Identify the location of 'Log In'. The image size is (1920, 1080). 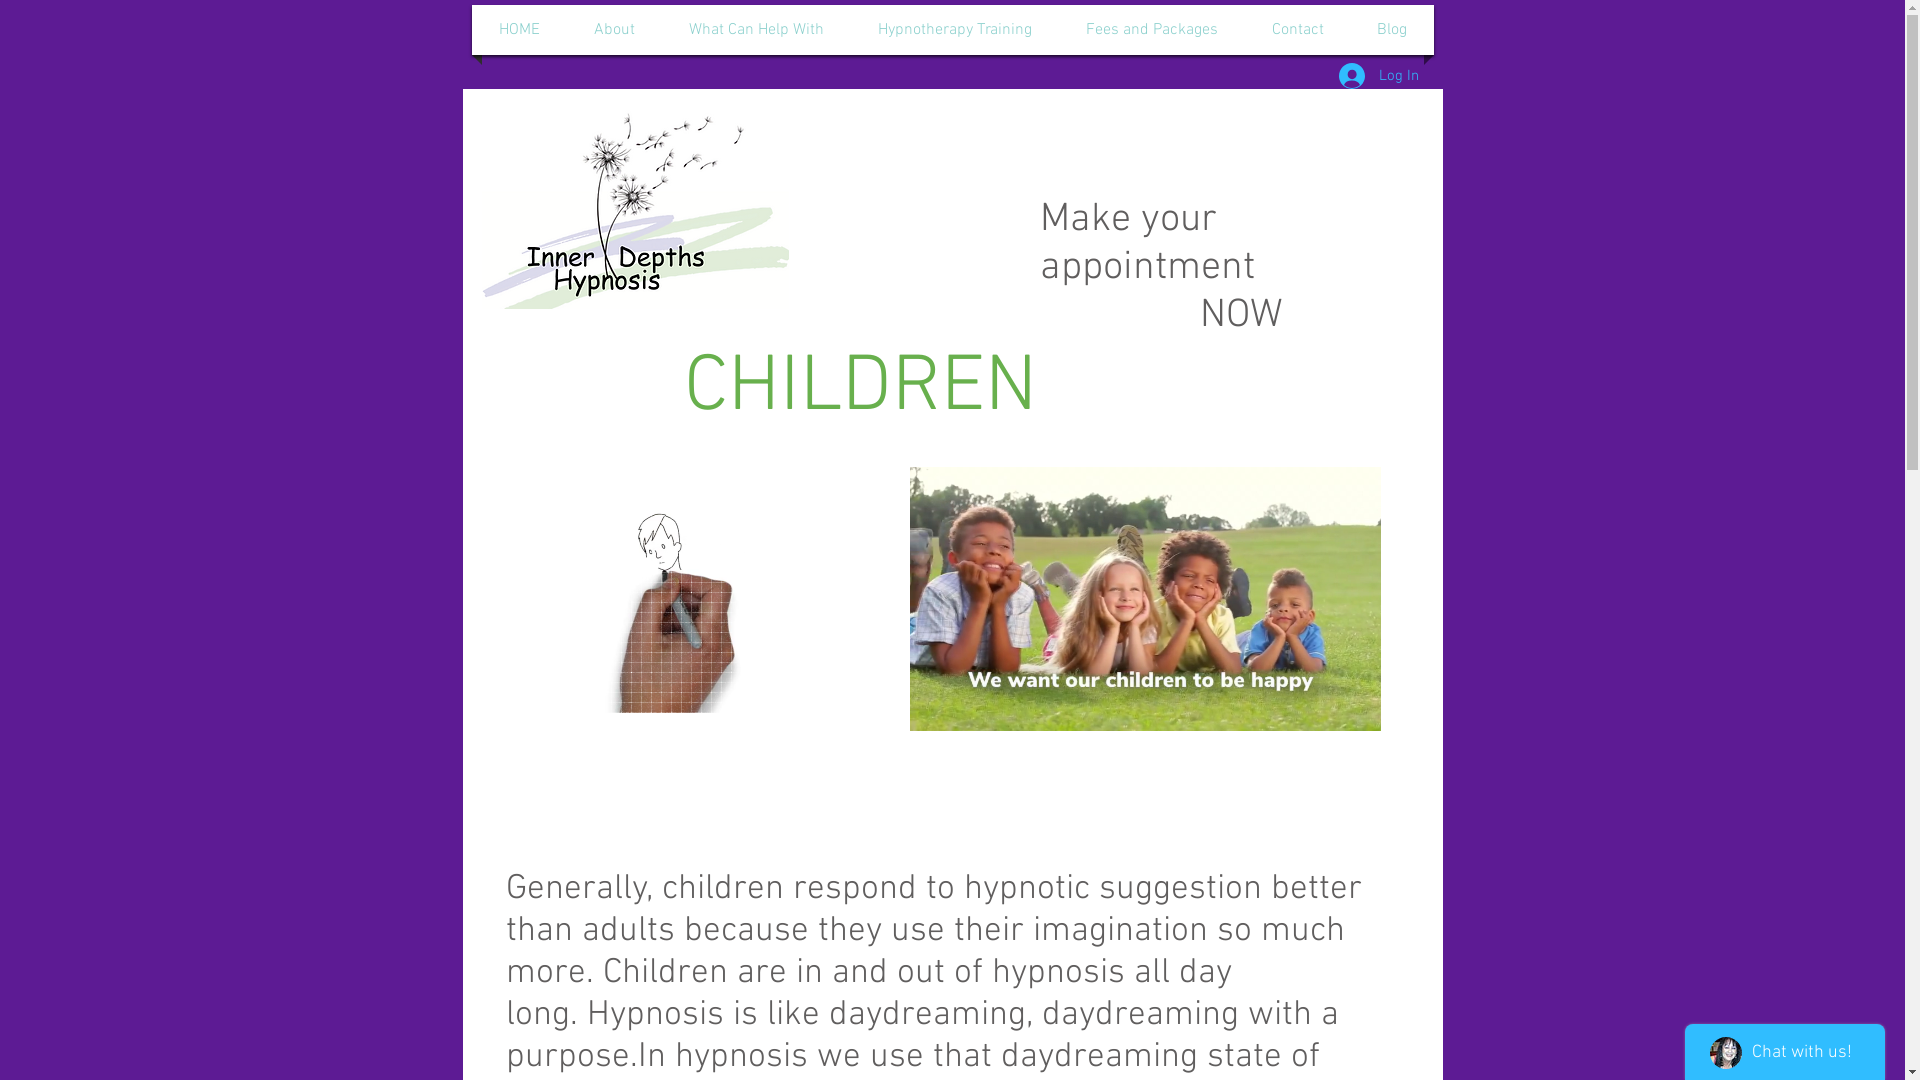
(1376, 75).